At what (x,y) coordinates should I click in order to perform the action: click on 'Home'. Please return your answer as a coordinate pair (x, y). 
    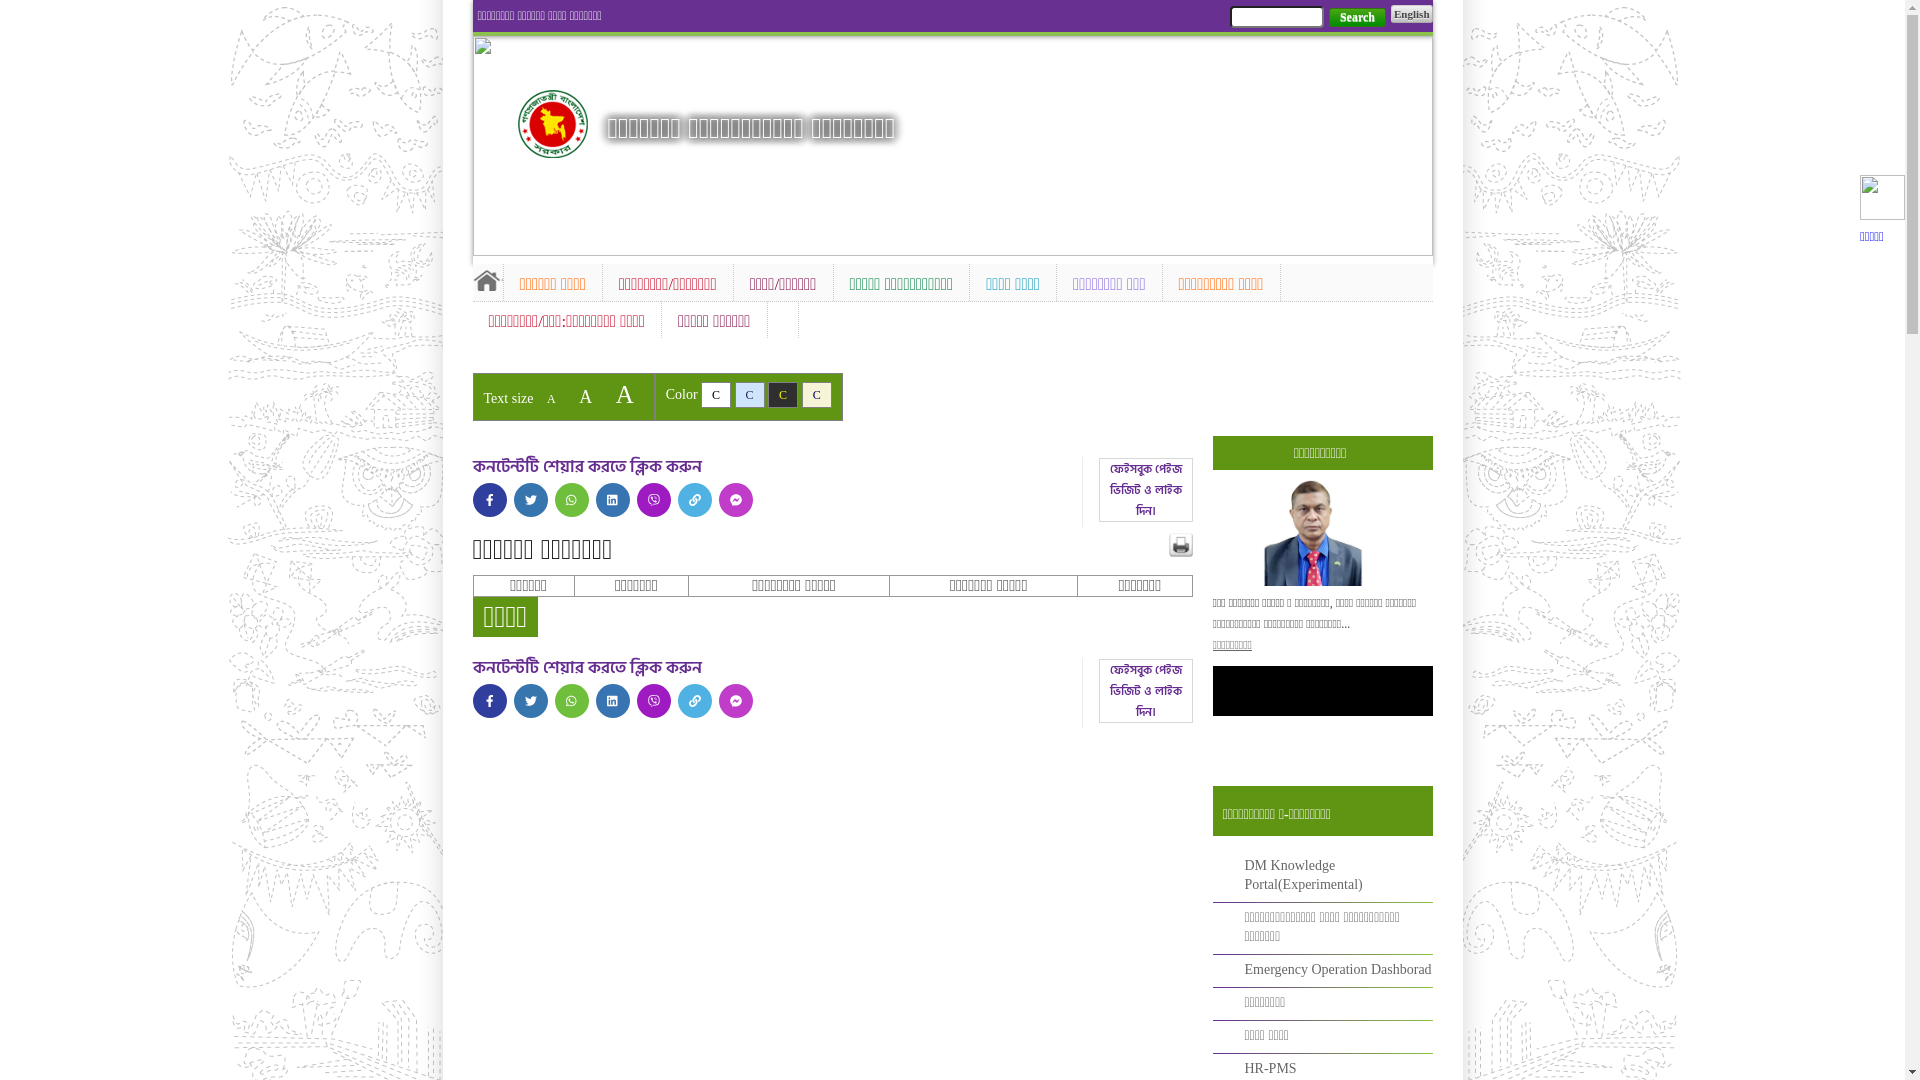
    Looking at the image, I should click on (470, 280).